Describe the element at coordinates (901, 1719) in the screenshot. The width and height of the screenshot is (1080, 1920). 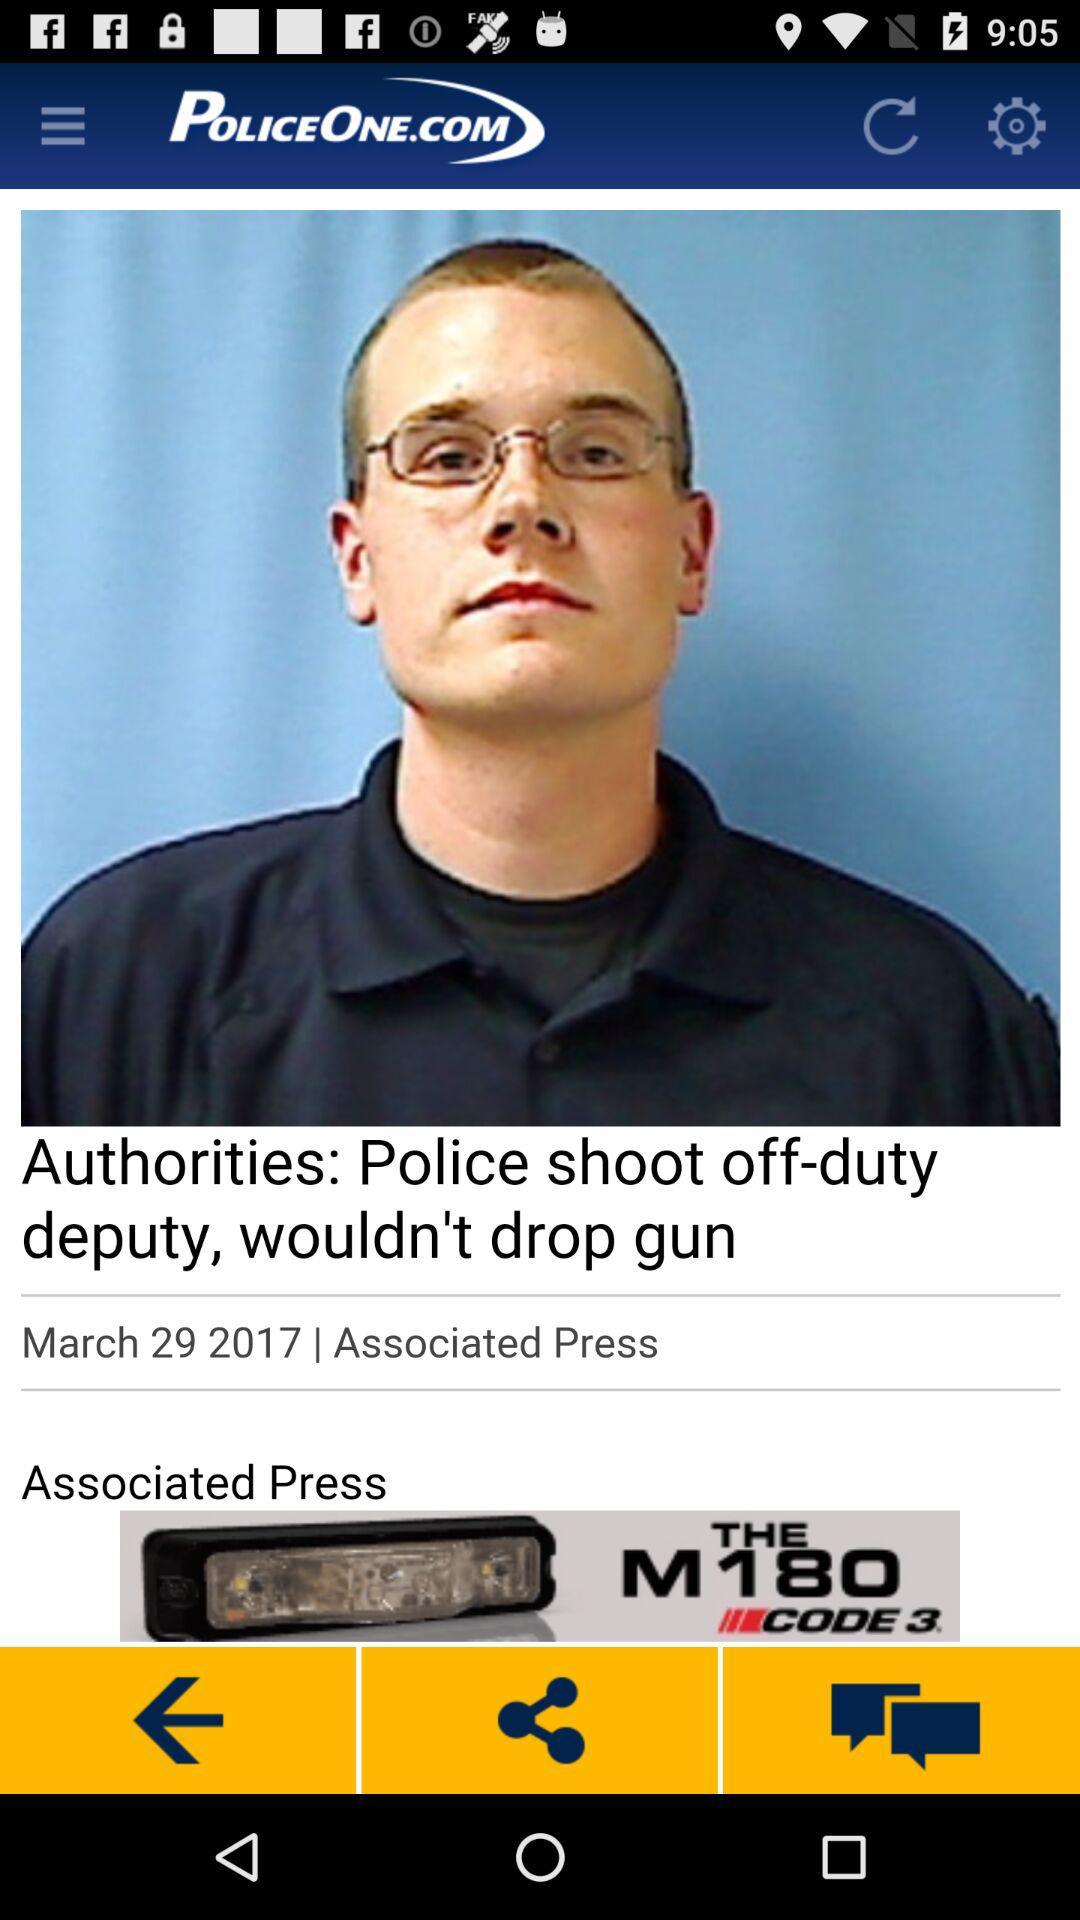
I see `chat box` at that location.